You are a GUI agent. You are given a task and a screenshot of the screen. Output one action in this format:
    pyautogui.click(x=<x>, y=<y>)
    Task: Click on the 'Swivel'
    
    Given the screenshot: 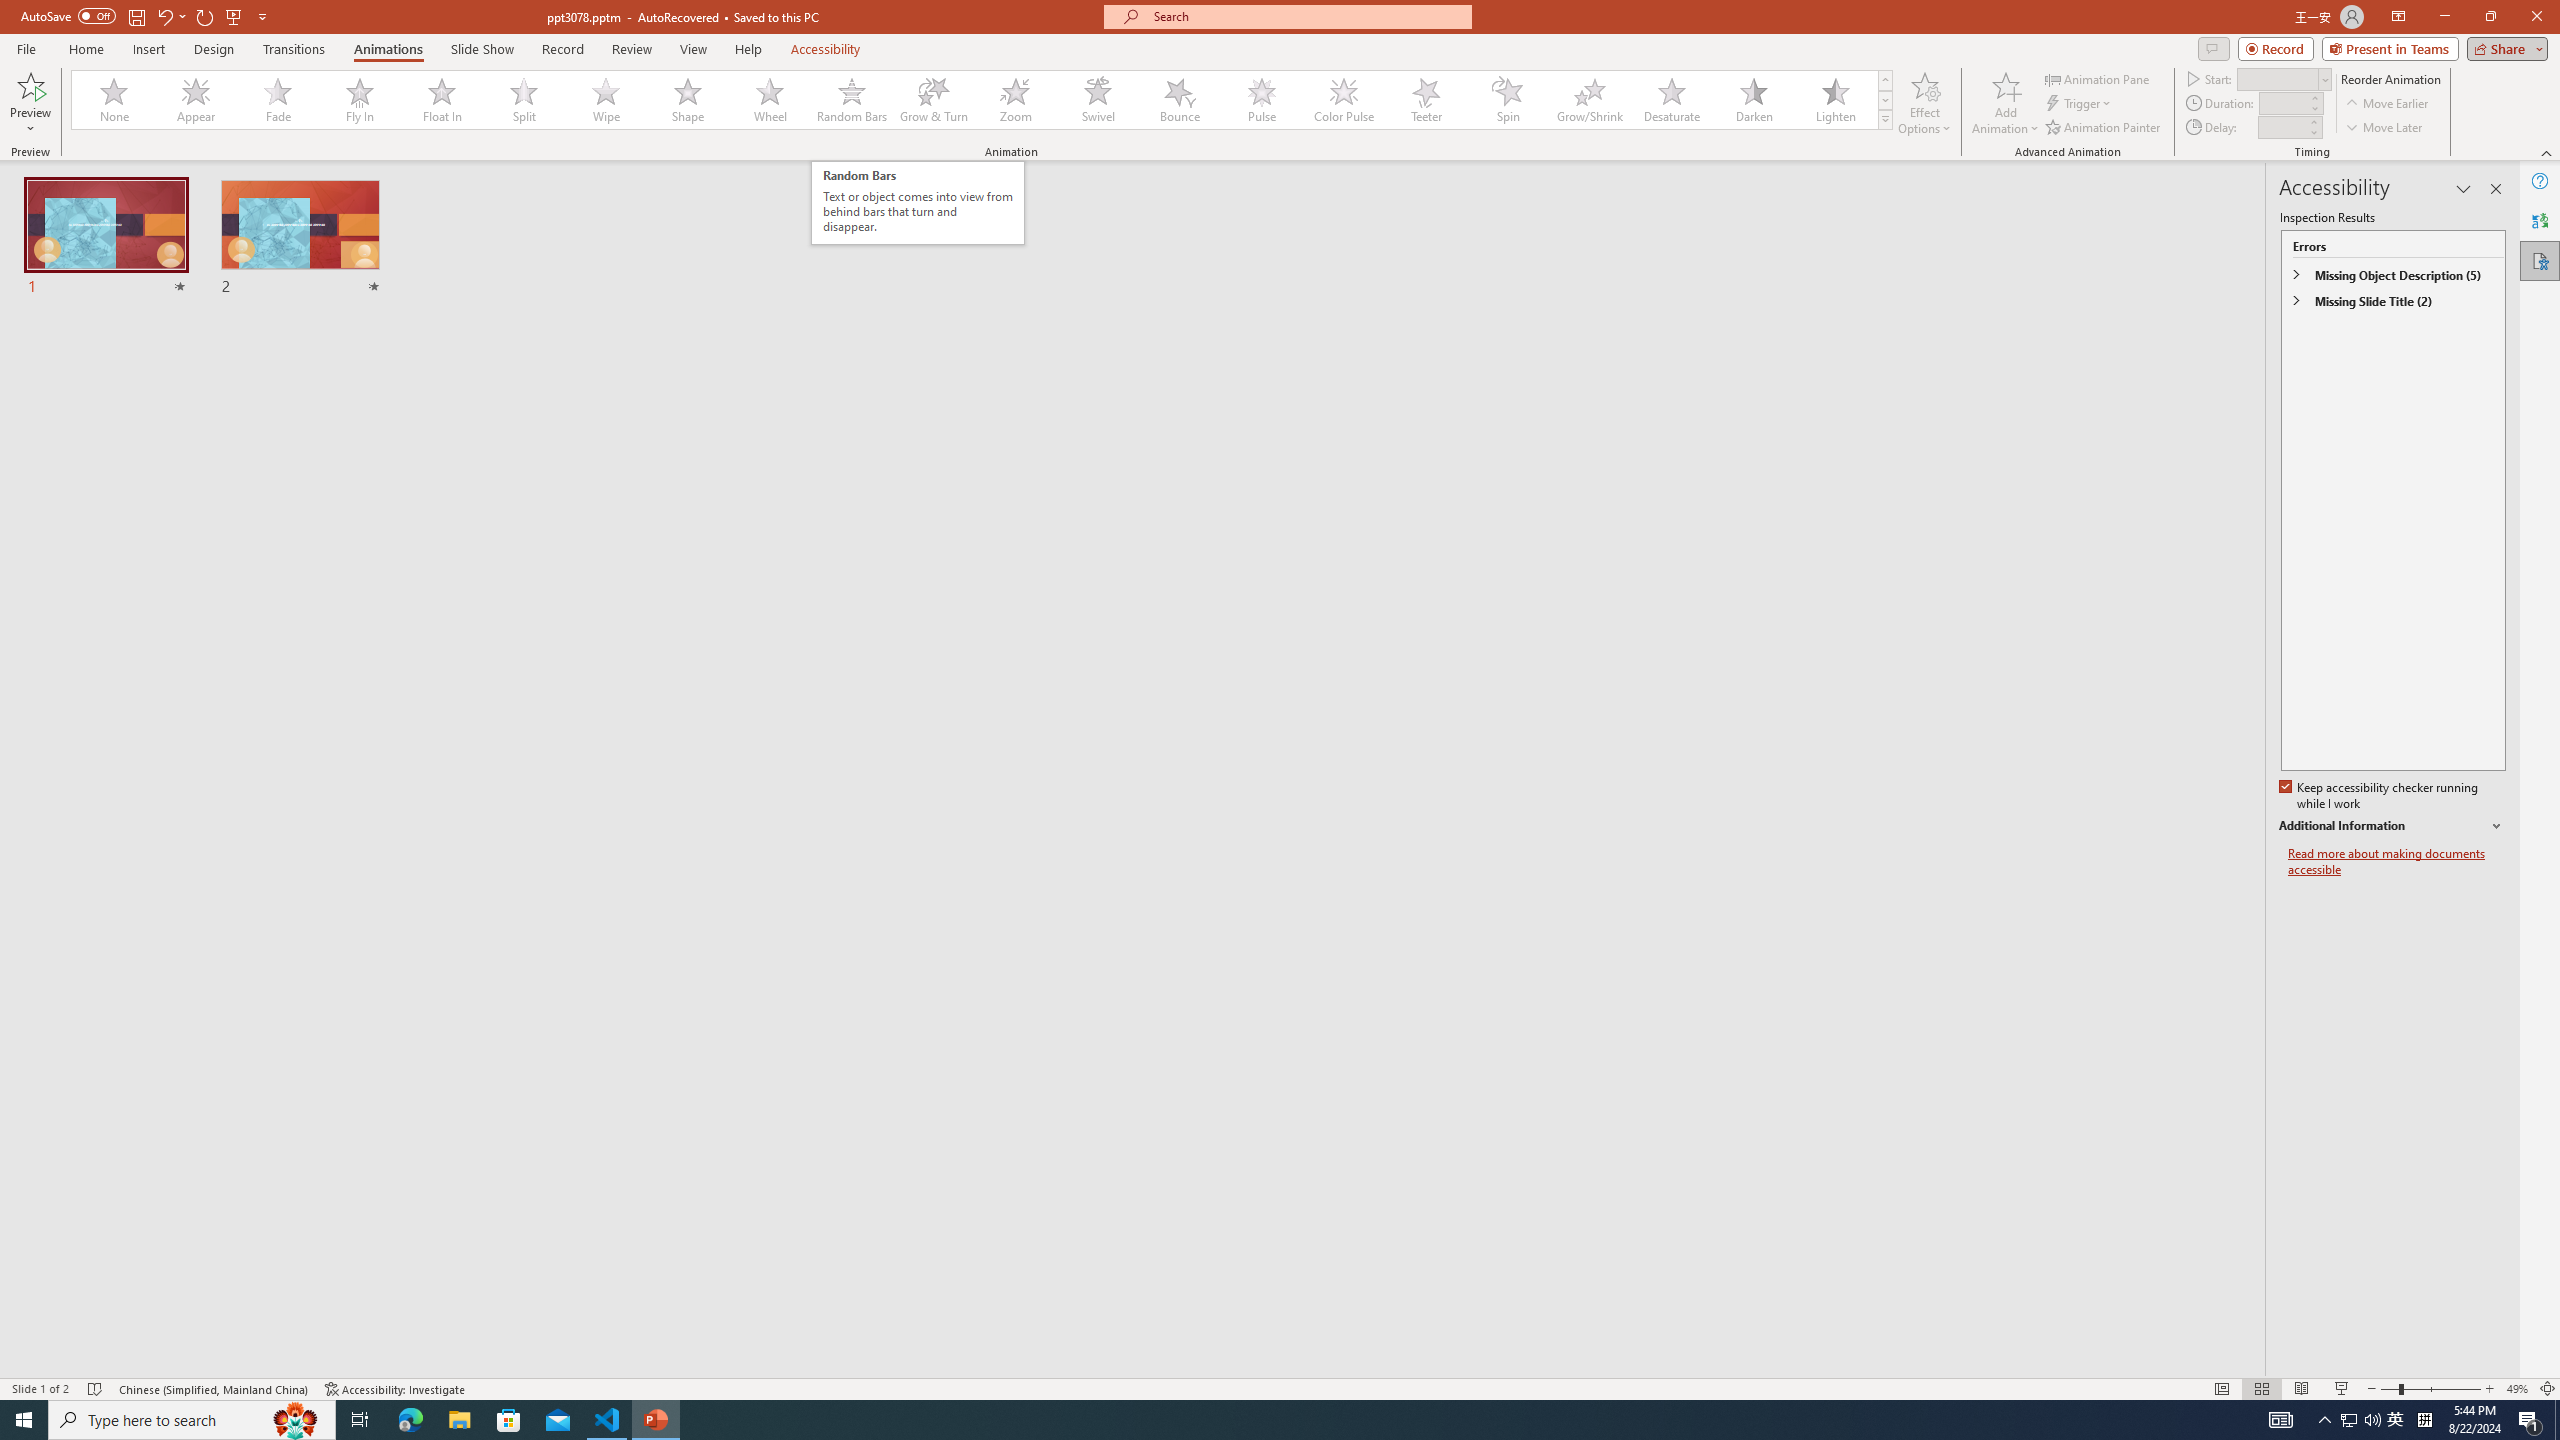 What is the action you would take?
    pyautogui.click(x=1097, y=99)
    